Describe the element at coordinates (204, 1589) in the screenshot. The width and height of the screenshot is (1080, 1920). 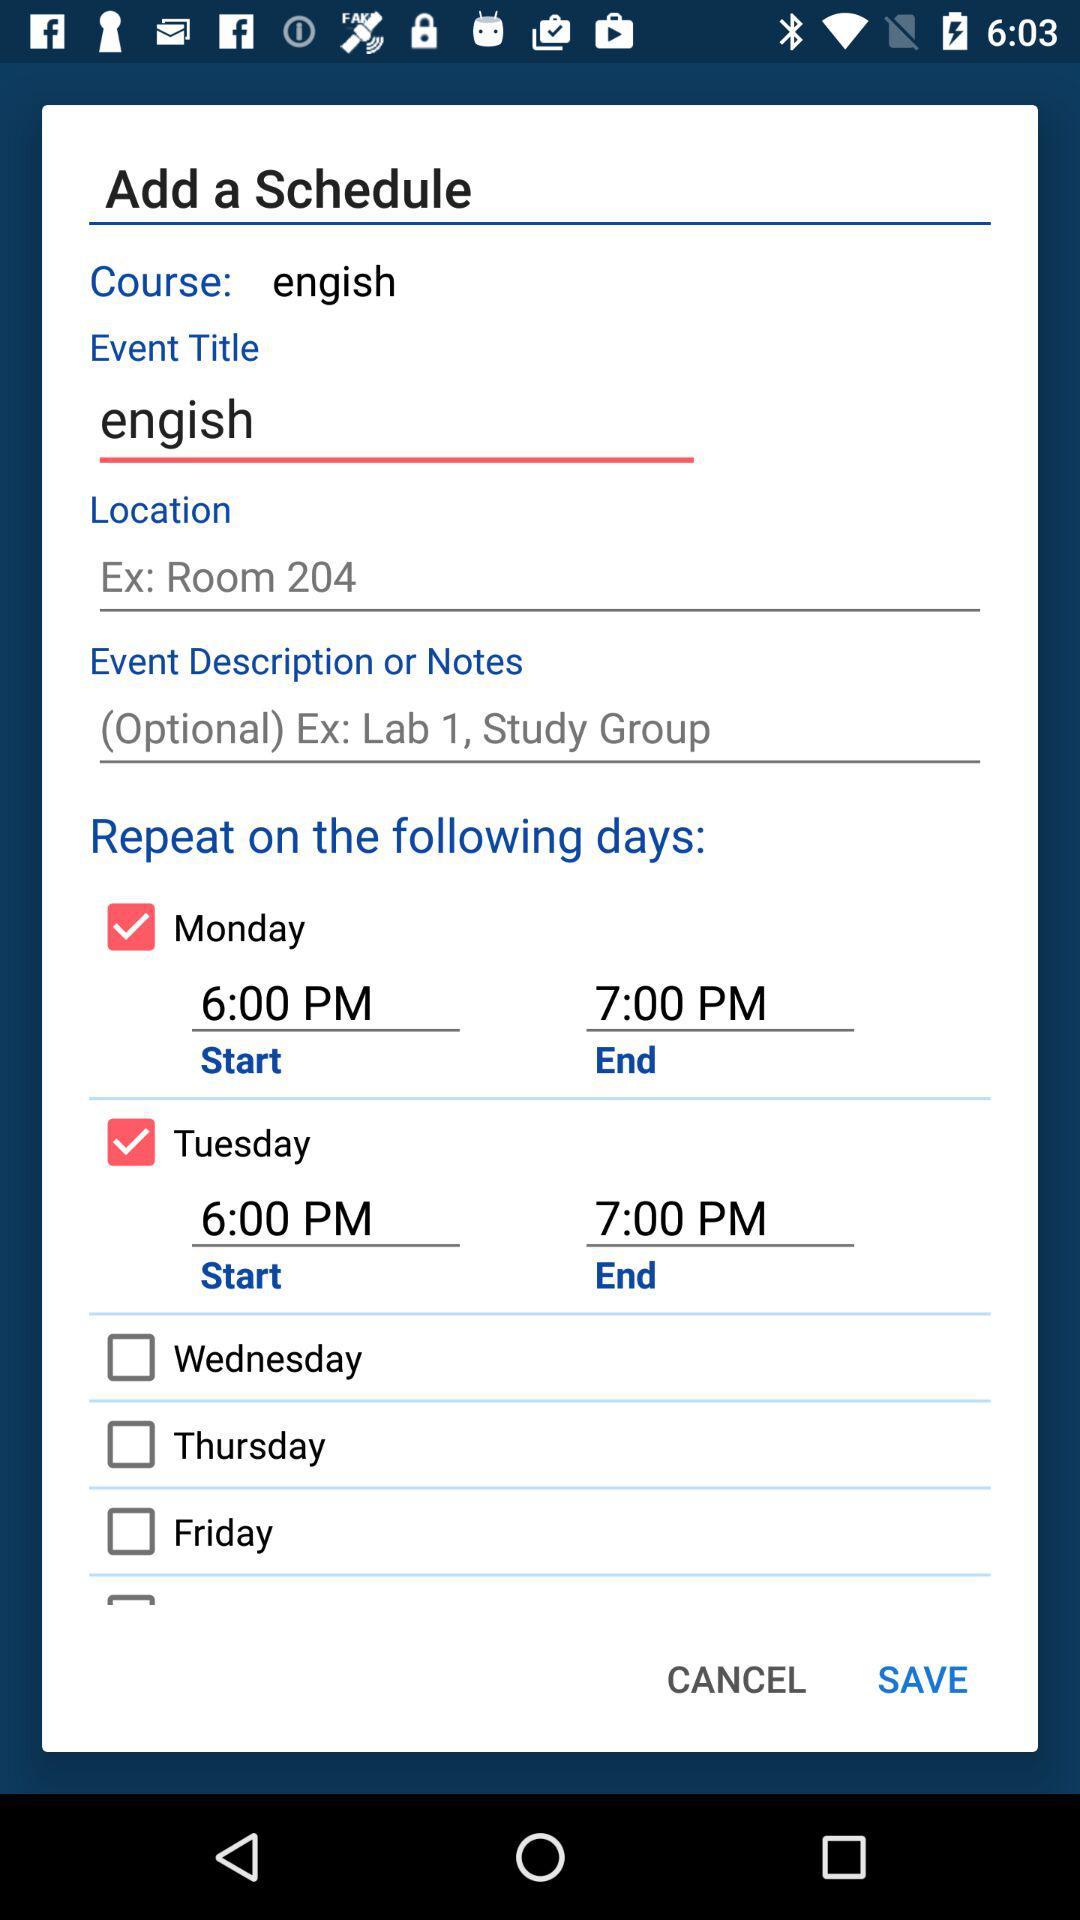
I see `icon to the left of the cancel icon` at that location.